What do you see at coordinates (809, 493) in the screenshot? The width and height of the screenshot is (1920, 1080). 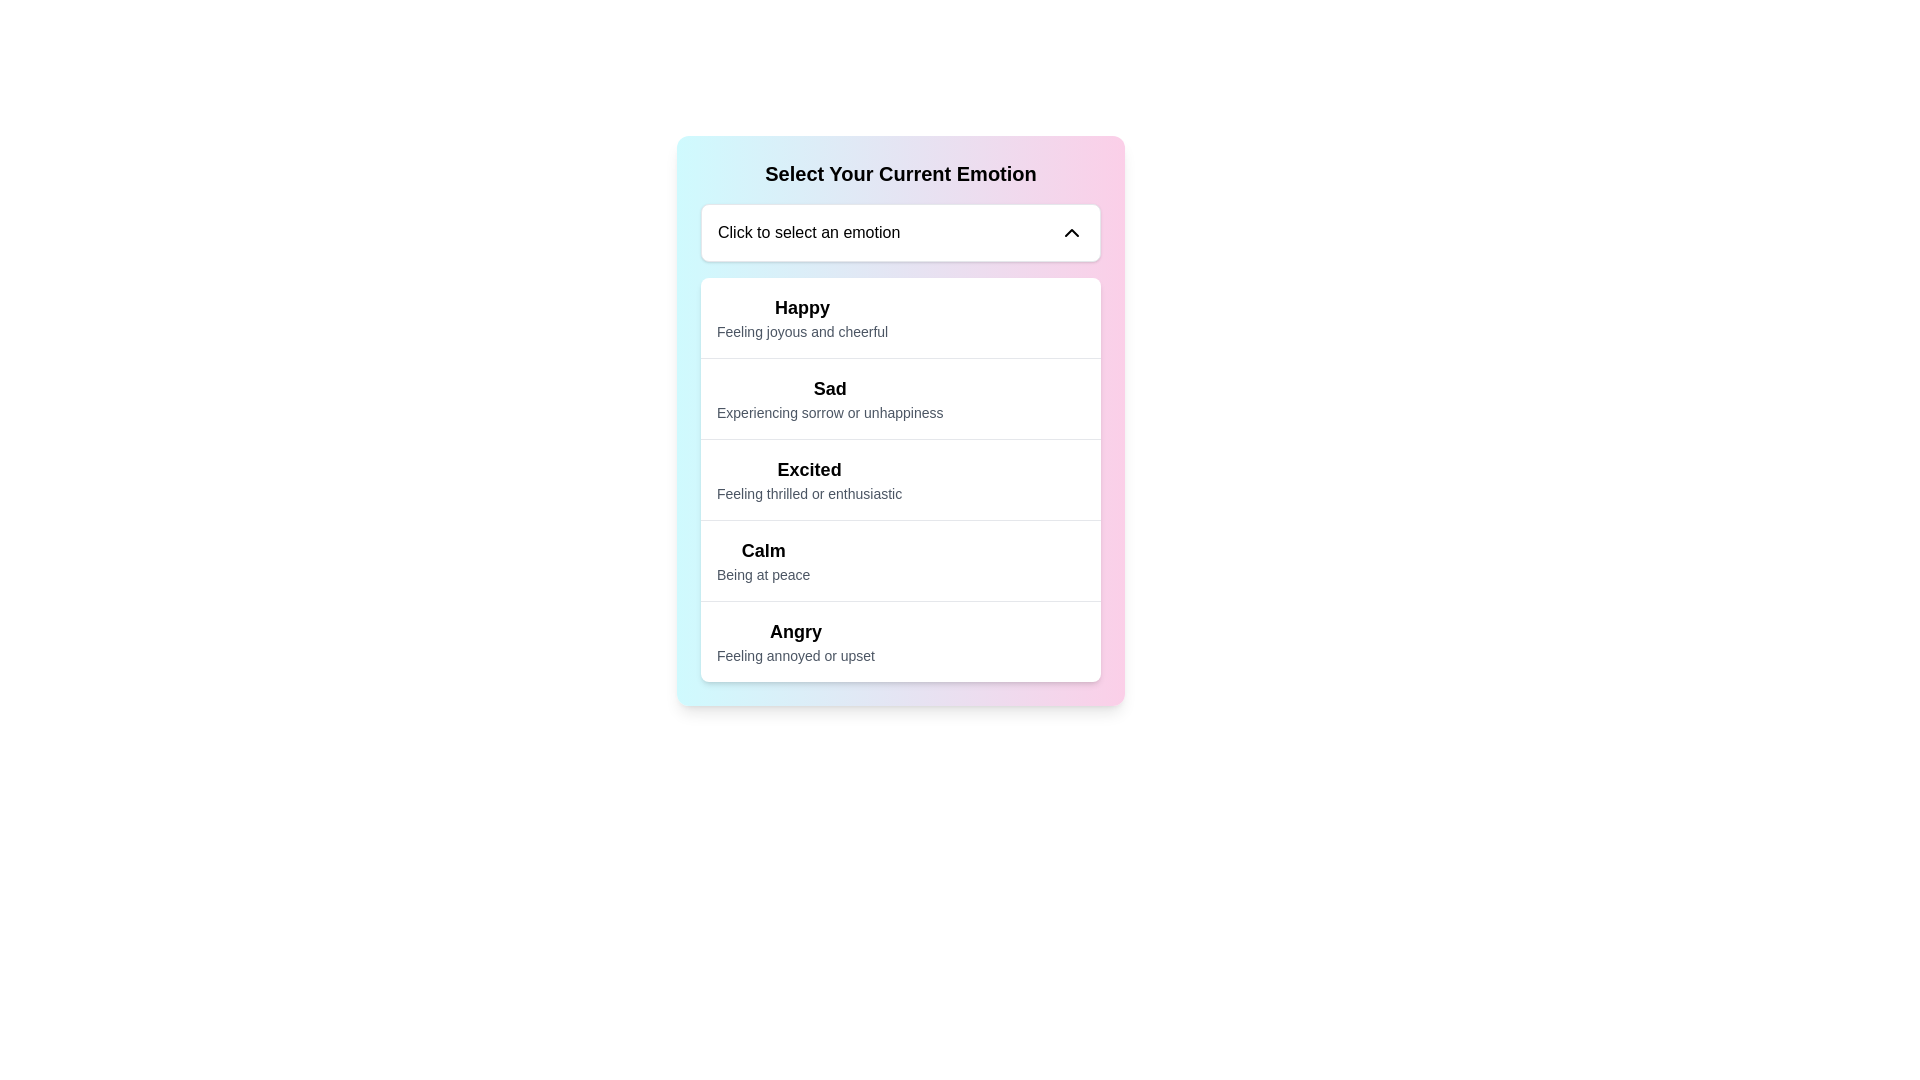 I see `the text label reading 'Feeling thrilled or enthusiastic', which is styled in a smaller, gray-colored font and located directly below the title 'Excited'` at bounding box center [809, 493].